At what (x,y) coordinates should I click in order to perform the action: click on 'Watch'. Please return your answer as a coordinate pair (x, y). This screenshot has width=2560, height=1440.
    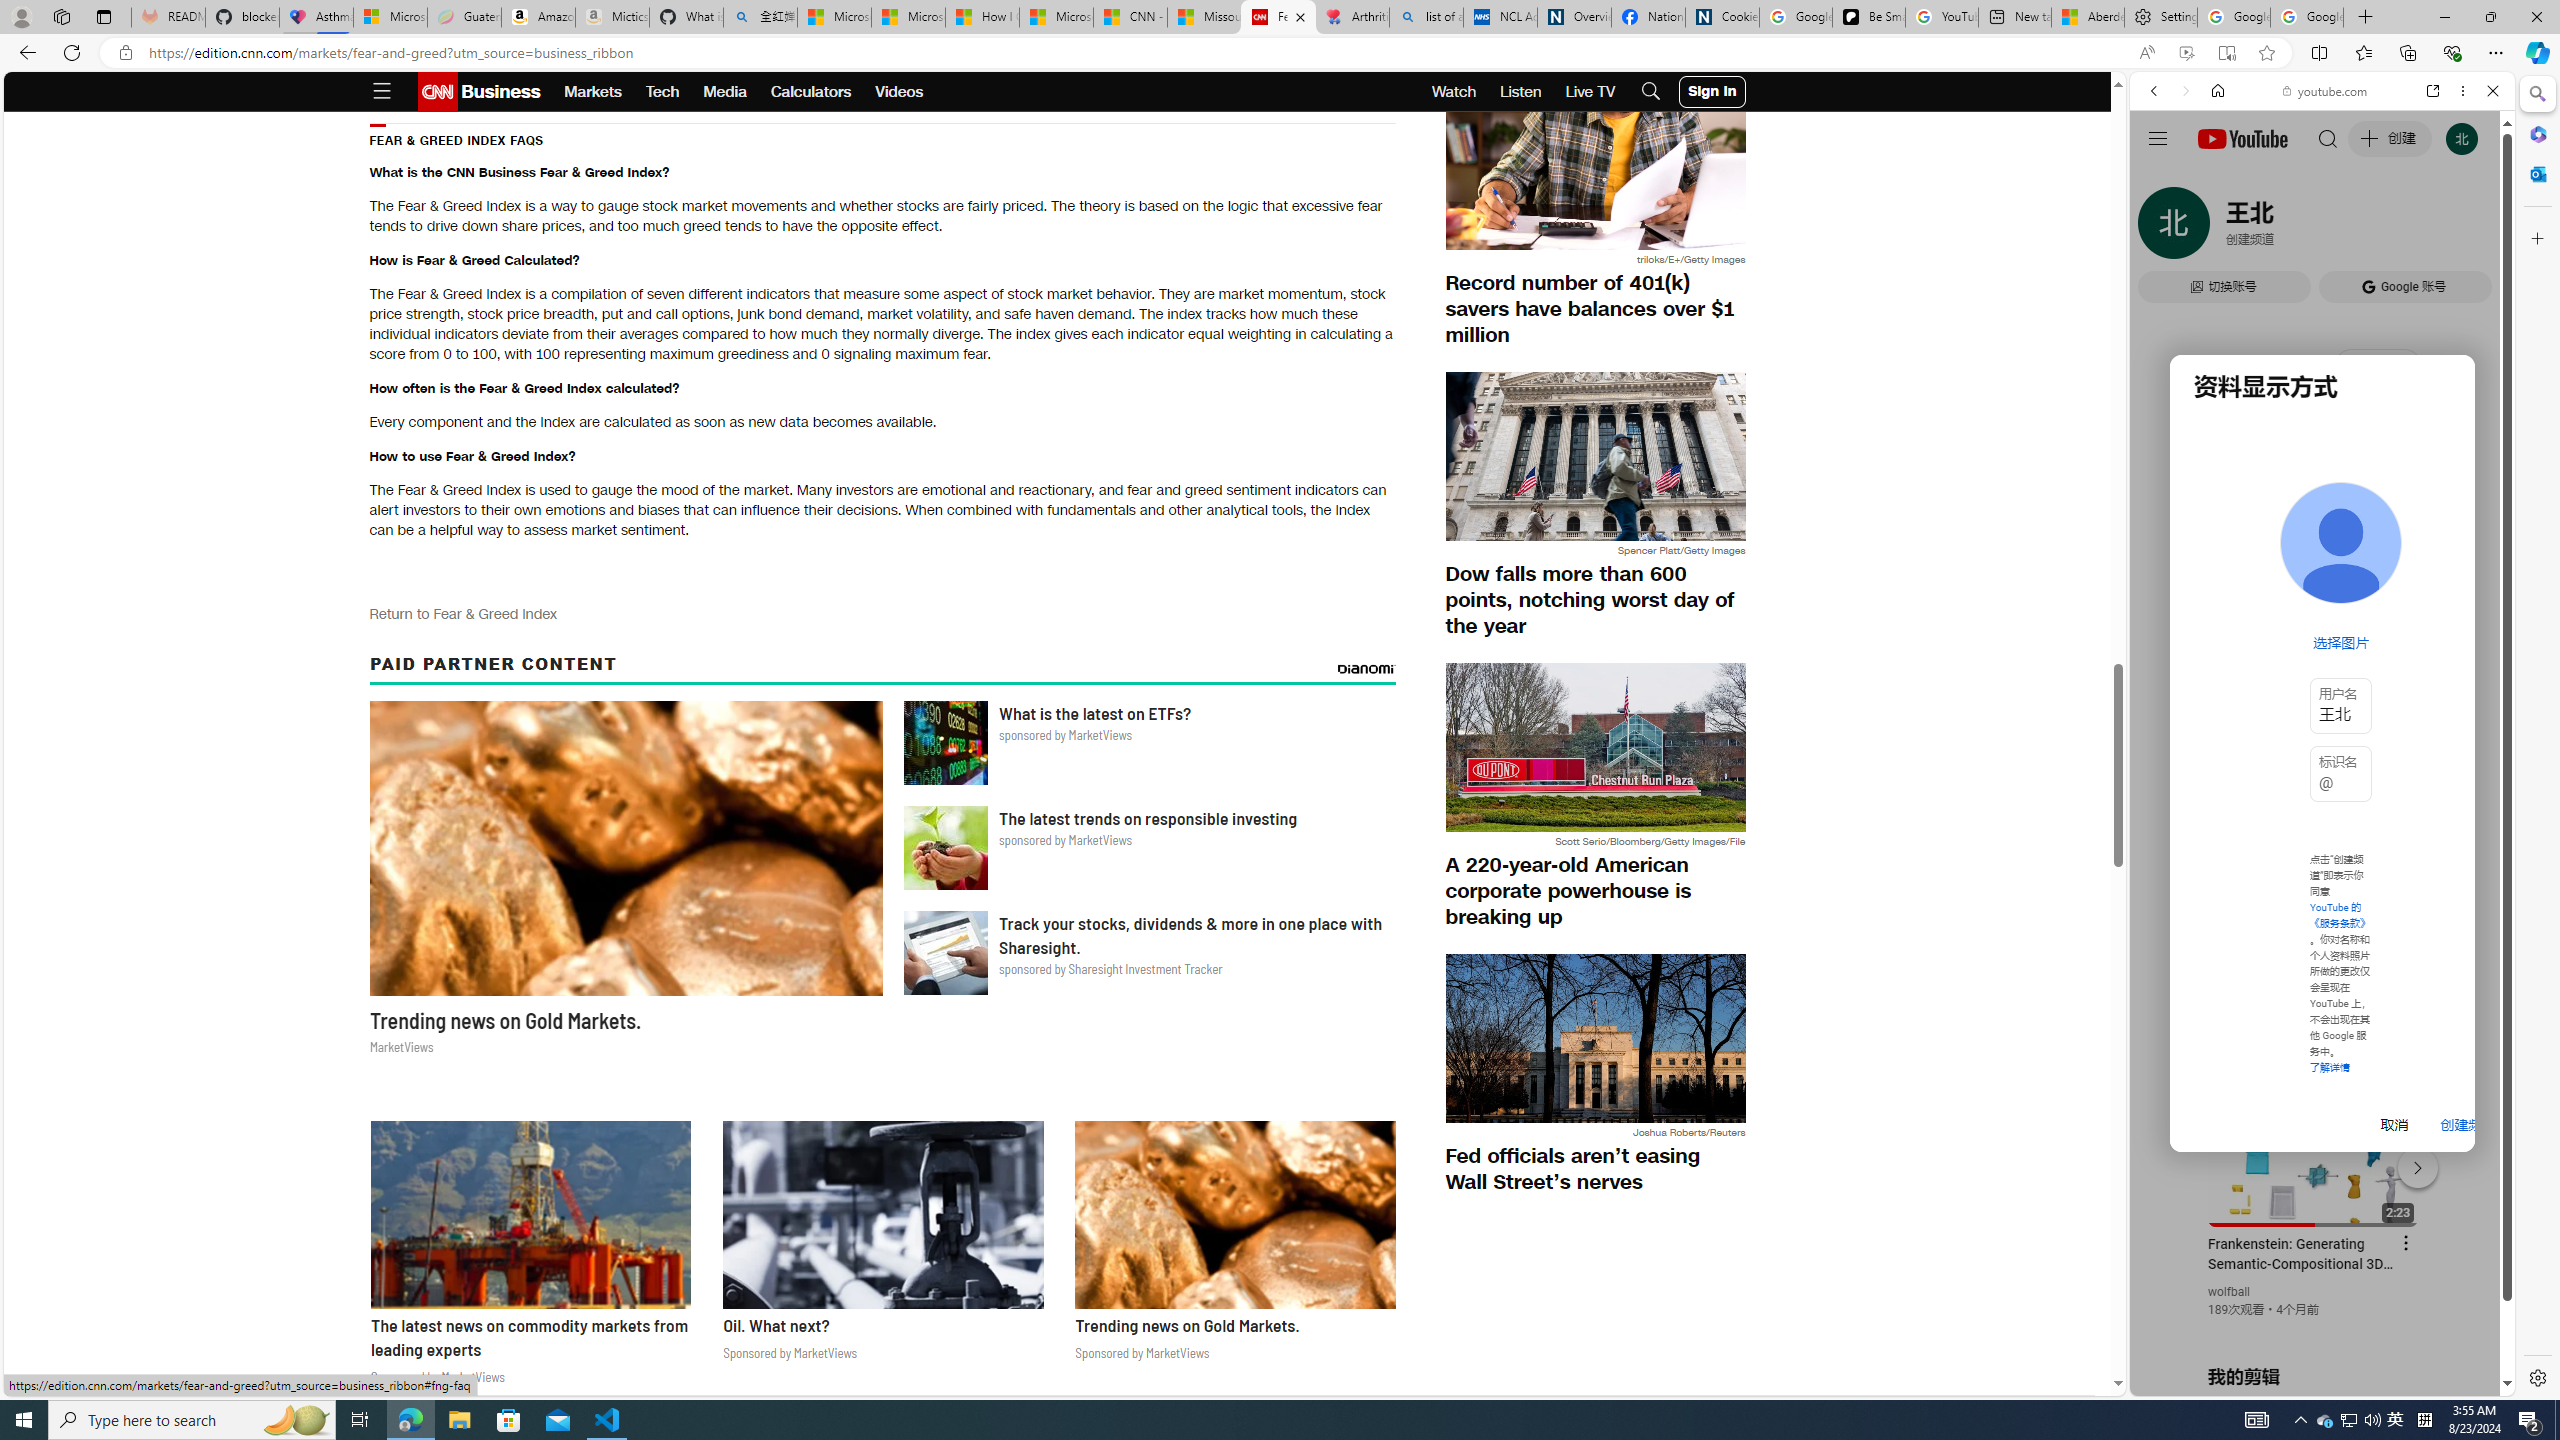
    Looking at the image, I should click on (1454, 91).